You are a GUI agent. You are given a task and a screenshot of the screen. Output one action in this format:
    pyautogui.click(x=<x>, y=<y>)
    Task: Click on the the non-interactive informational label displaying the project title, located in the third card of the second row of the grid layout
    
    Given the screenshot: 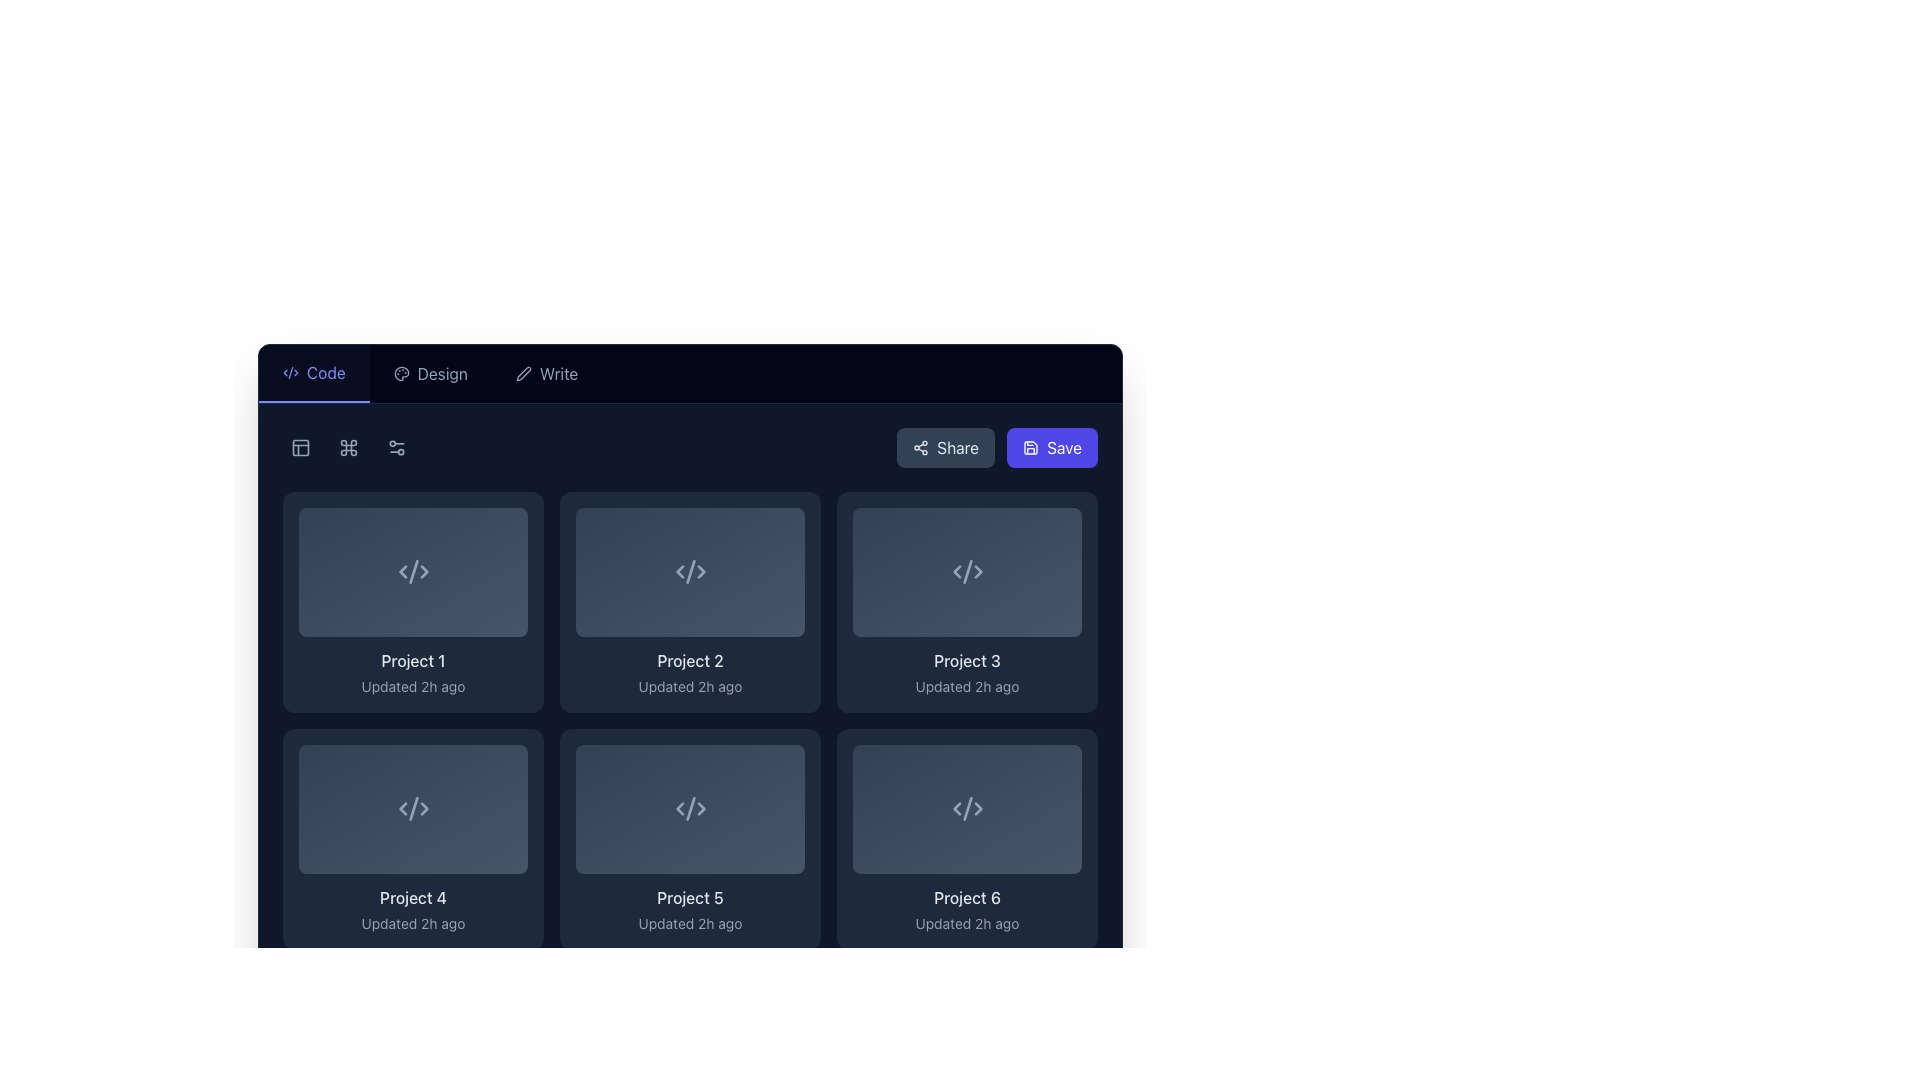 What is the action you would take?
    pyautogui.click(x=967, y=660)
    